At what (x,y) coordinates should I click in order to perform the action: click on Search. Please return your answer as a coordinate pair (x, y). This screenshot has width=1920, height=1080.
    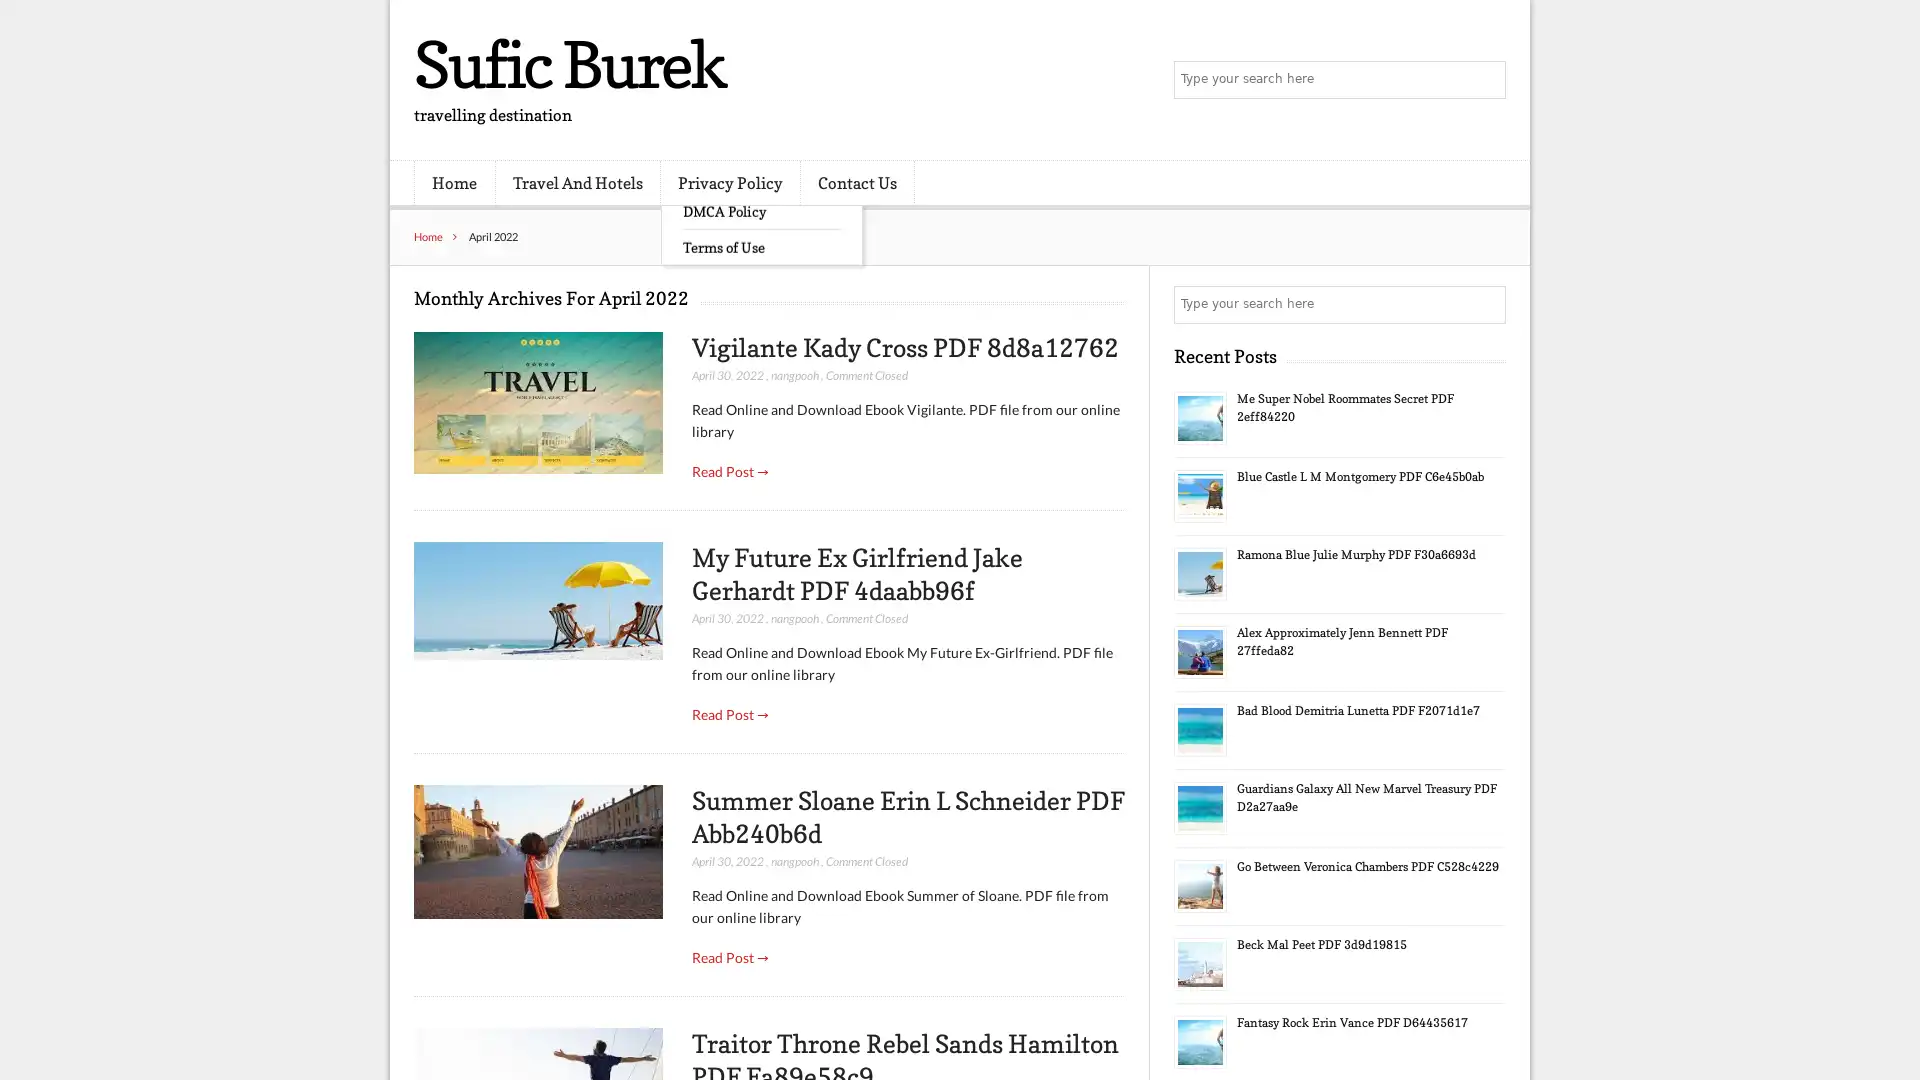
    Looking at the image, I should click on (1485, 304).